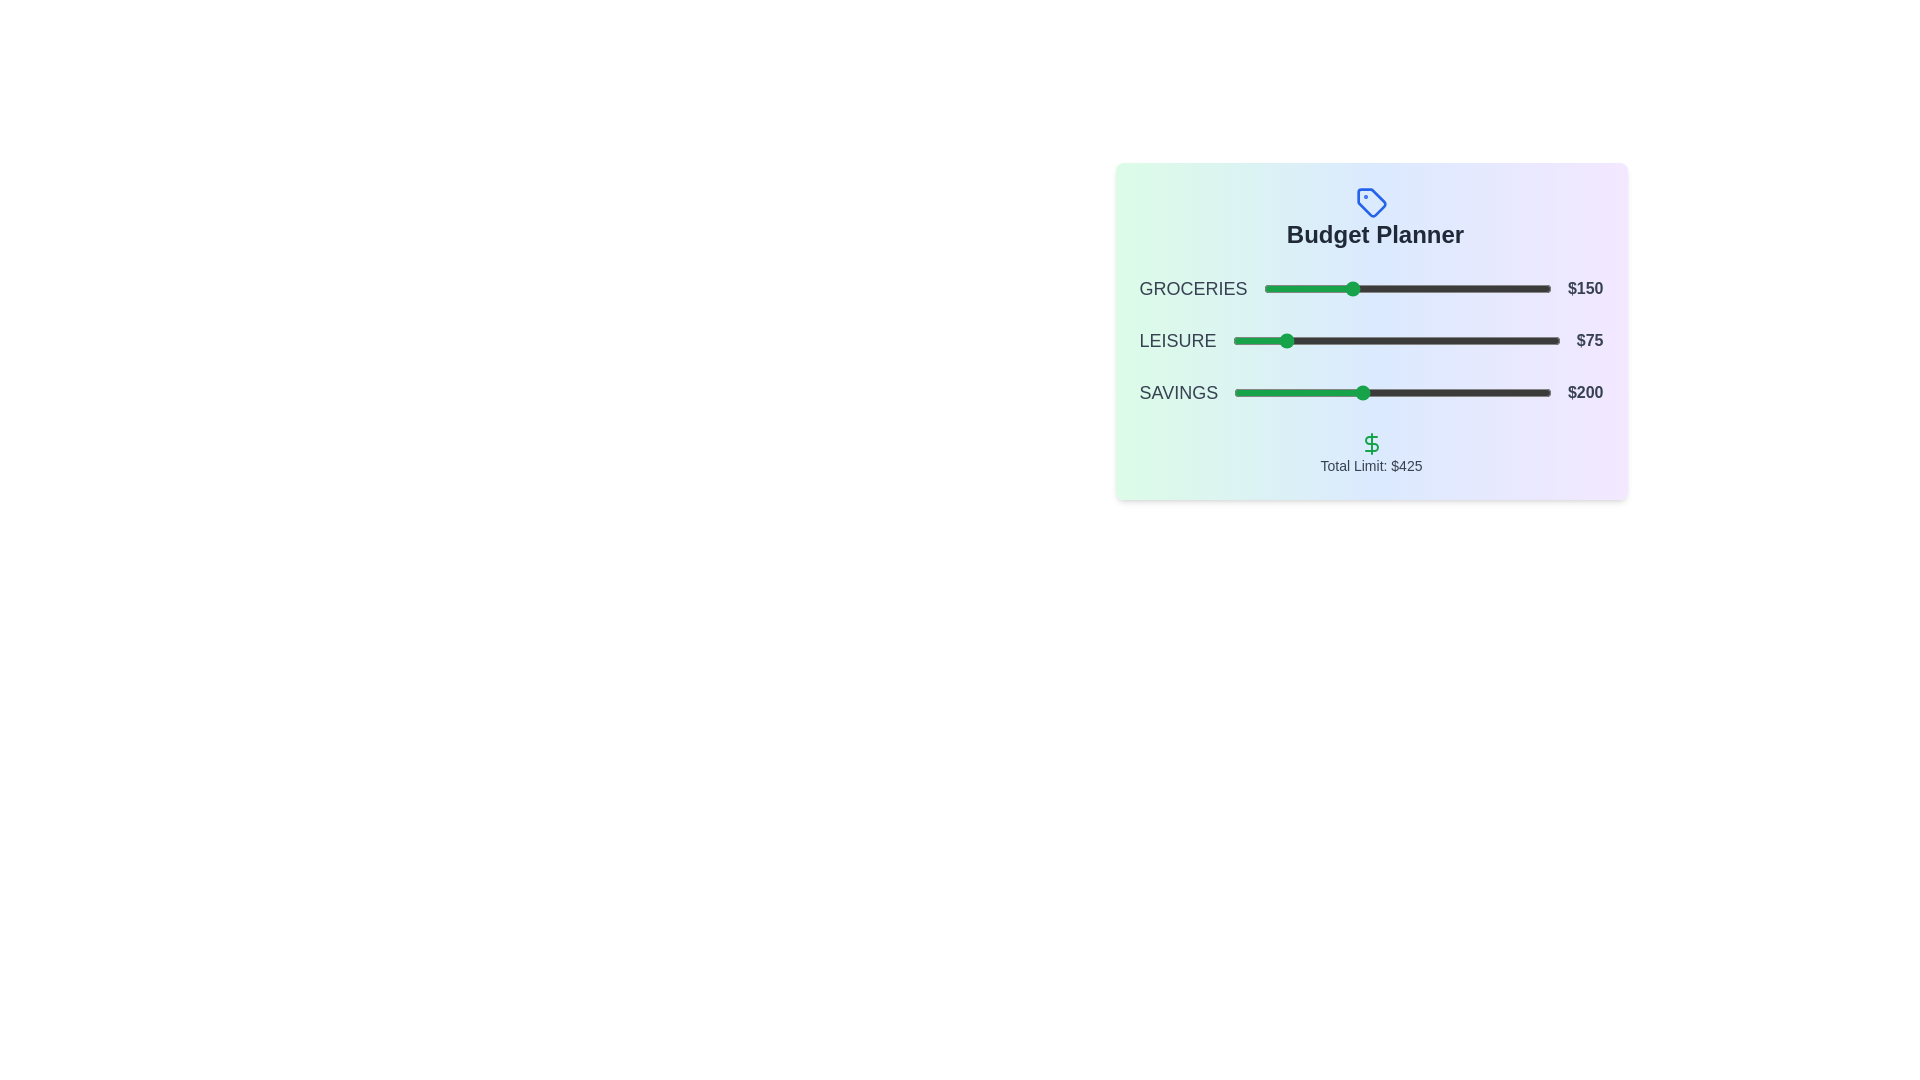 This screenshot has width=1920, height=1080. Describe the element at coordinates (1275, 339) in the screenshot. I see `the slider for 1 to 23` at that location.